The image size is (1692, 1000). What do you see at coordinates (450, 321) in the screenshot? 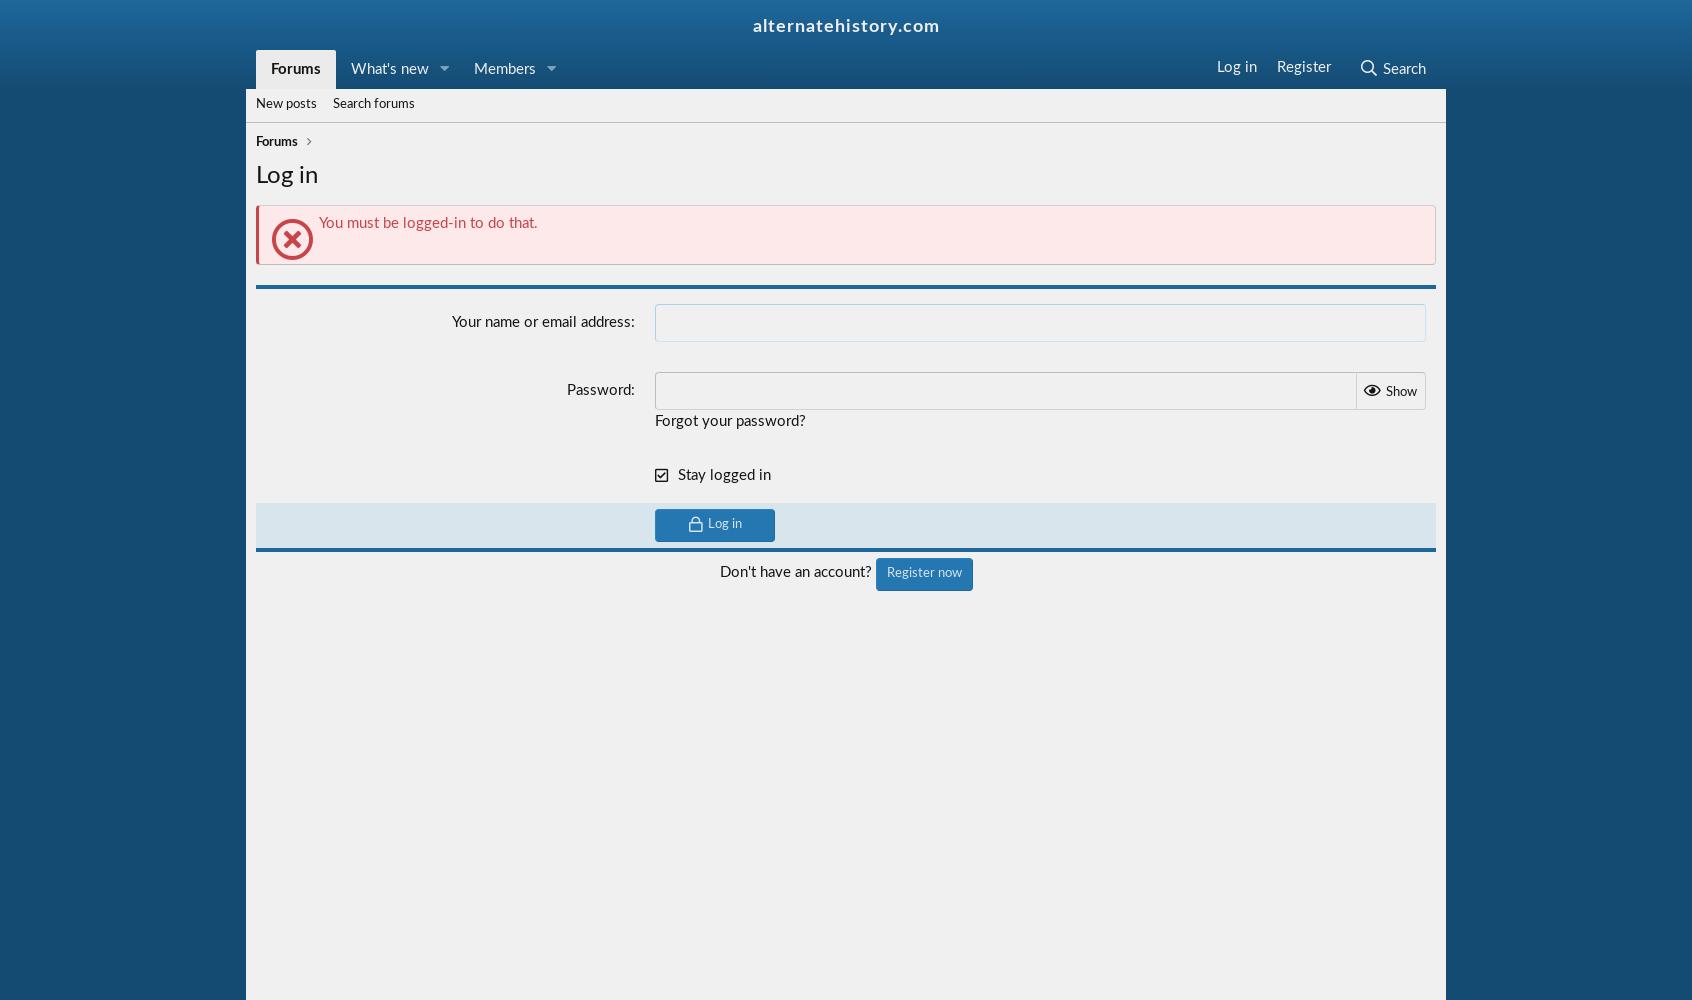
I see `'Your name or email address'` at bounding box center [450, 321].